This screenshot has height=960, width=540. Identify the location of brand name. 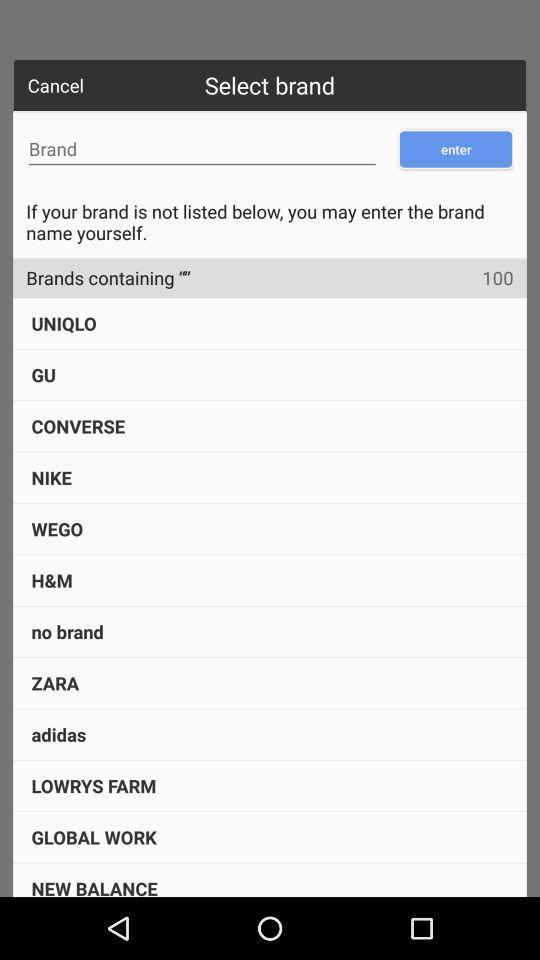
(202, 148).